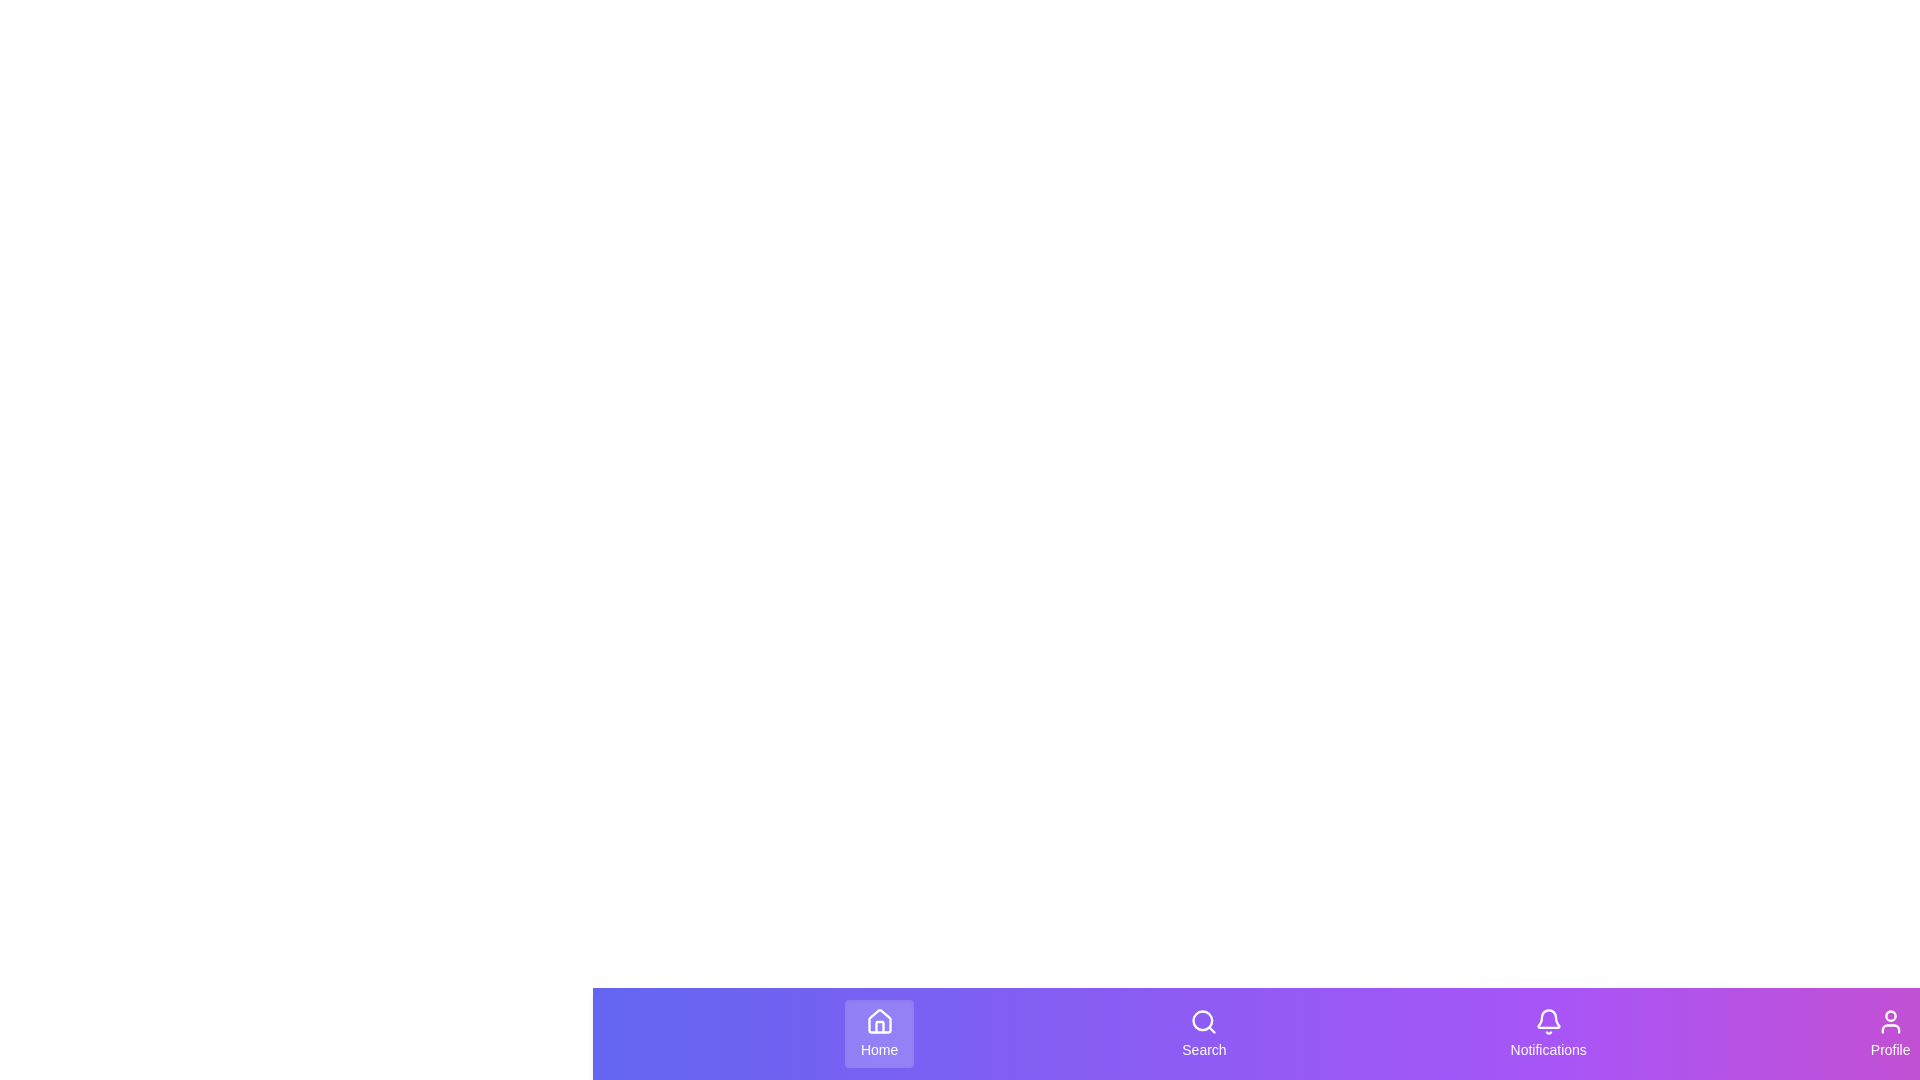 This screenshot has width=1920, height=1080. What do you see at coordinates (1547, 1033) in the screenshot?
I see `the 'Notifications' button` at bounding box center [1547, 1033].